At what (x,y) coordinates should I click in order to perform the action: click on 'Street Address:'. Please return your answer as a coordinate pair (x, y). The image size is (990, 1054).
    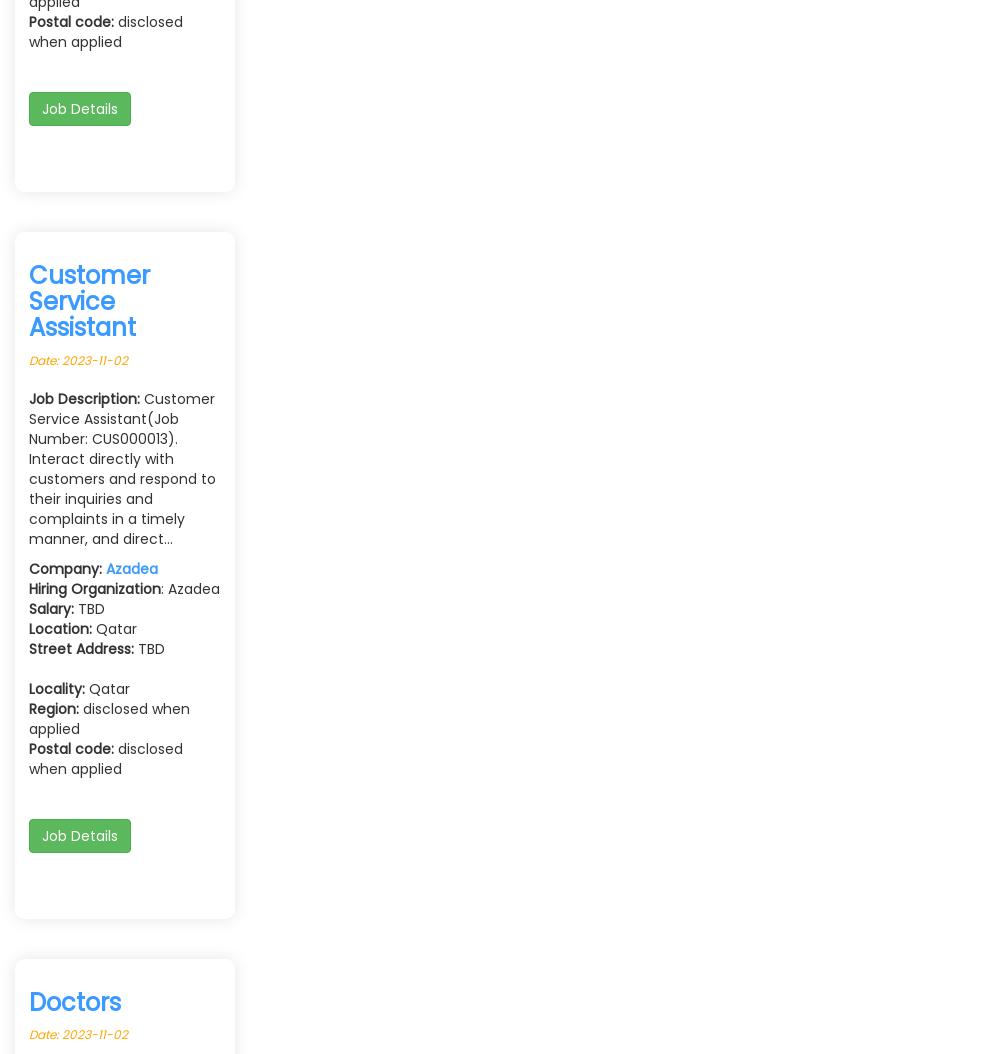
    Looking at the image, I should click on (81, 647).